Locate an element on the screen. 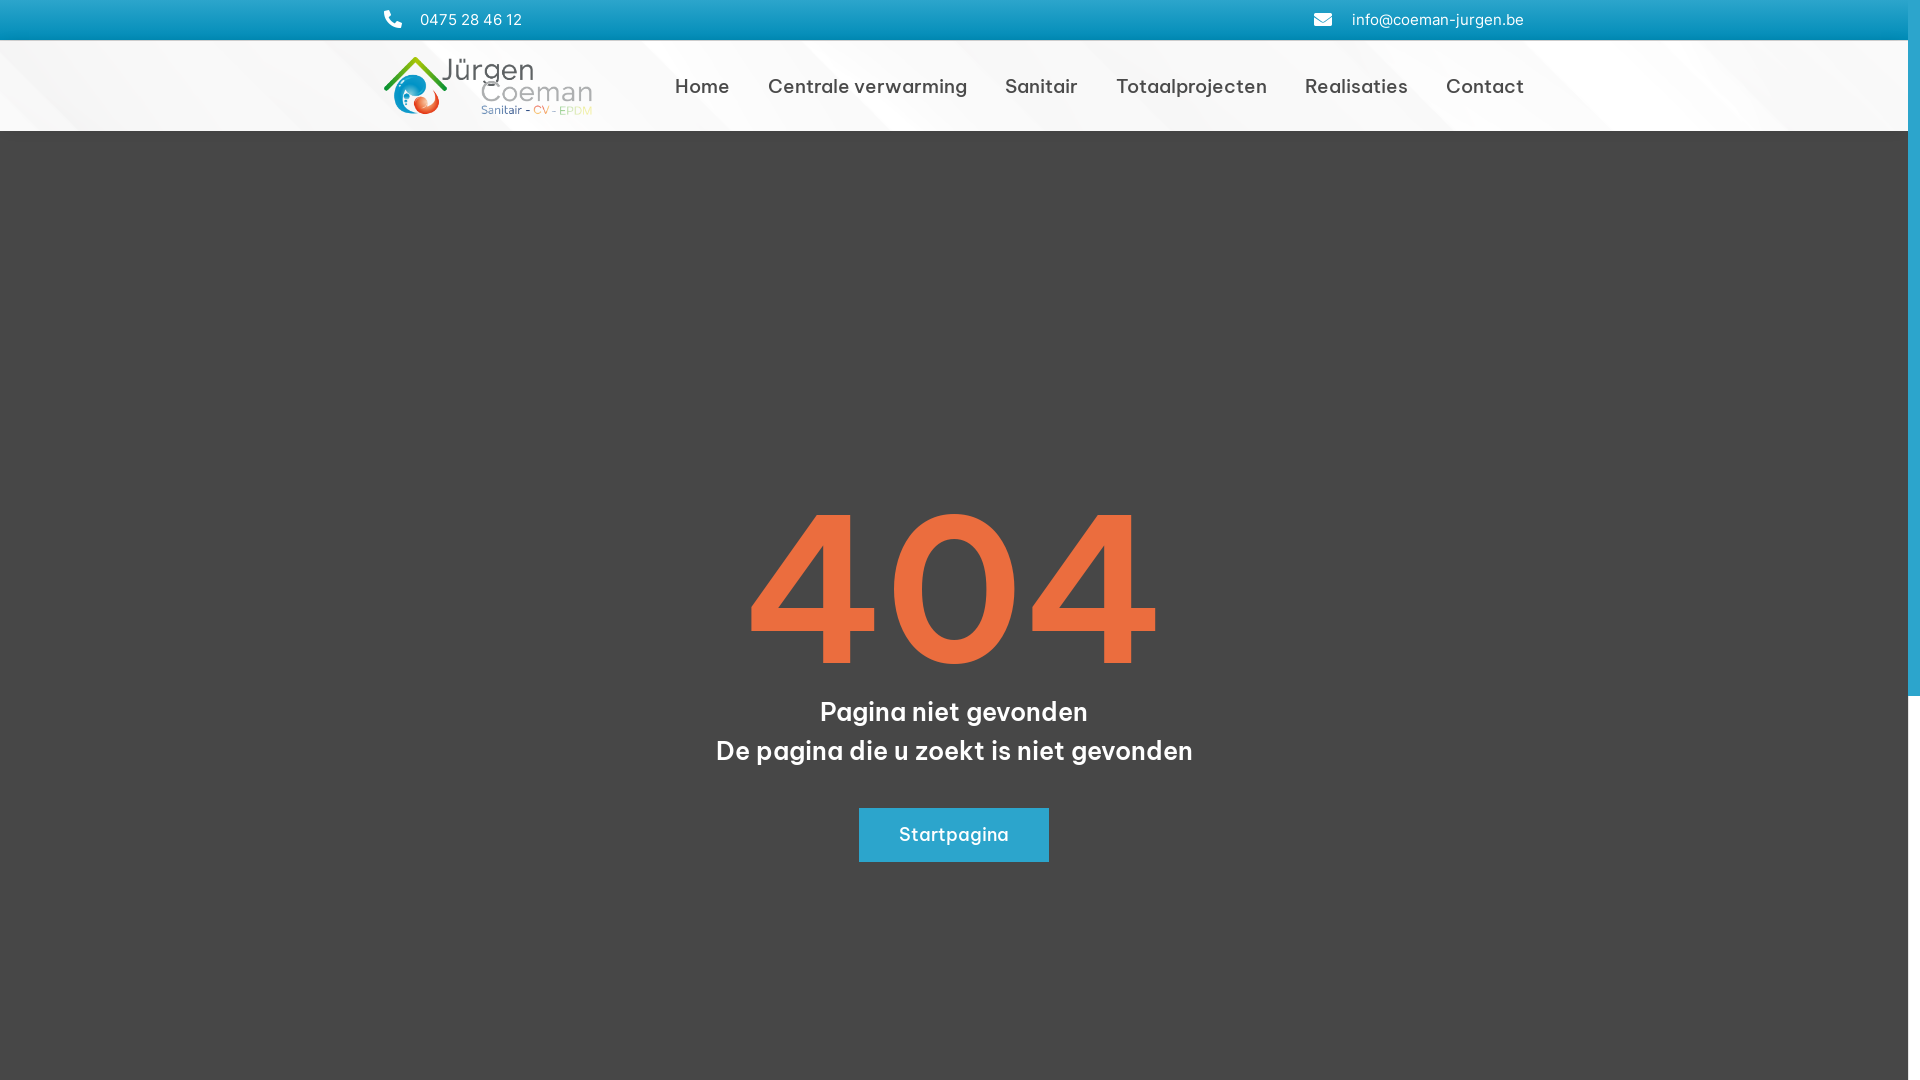 The height and width of the screenshot is (1080, 1920). 'Totaalprojecten' is located at coordinates (1115, 84).